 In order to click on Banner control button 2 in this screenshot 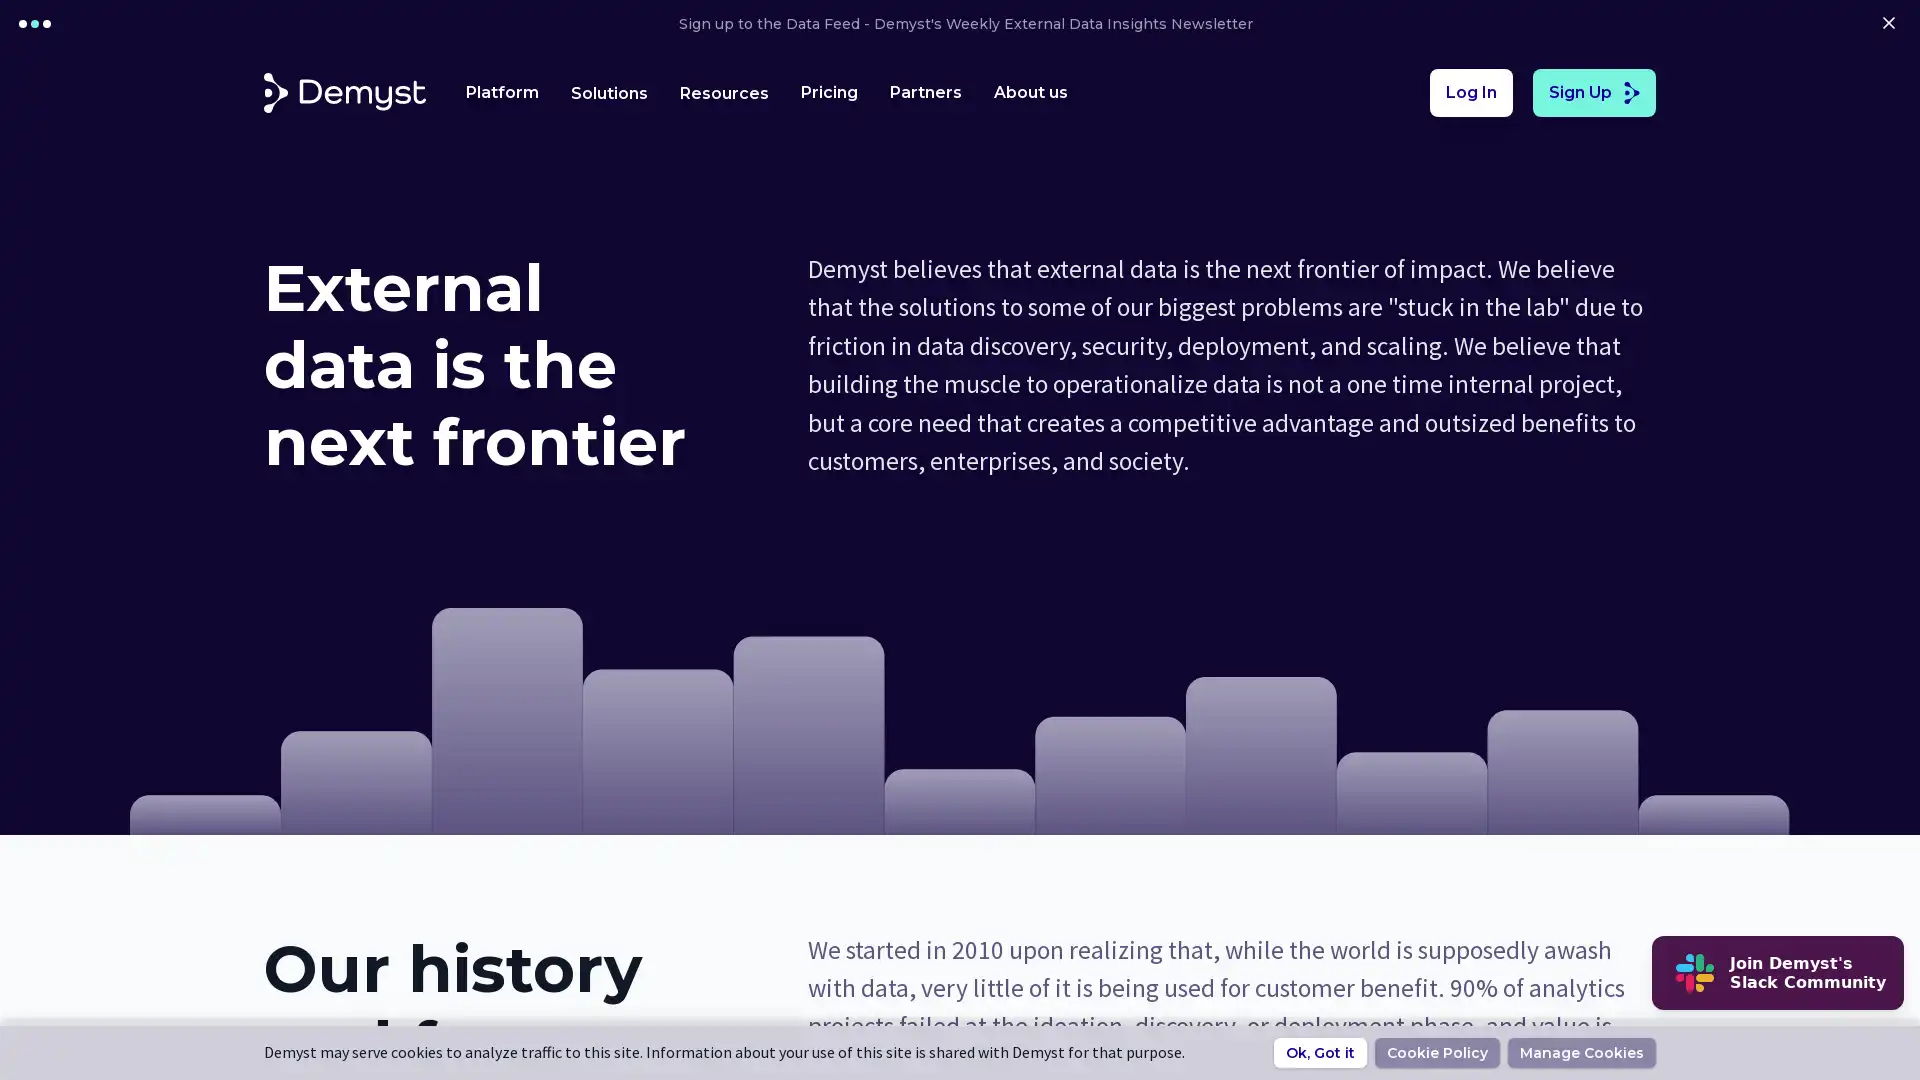, I will do `click(47, 23)`.